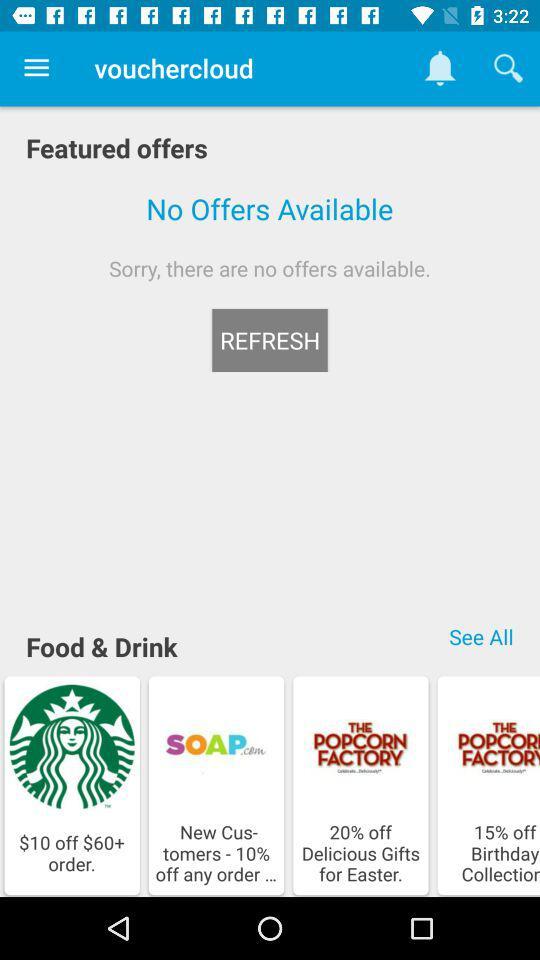  What do you see at coordinates (270, 340) in the screenshot?
I see `icon below the sorry there are icon` at bounding box center [270, 340].